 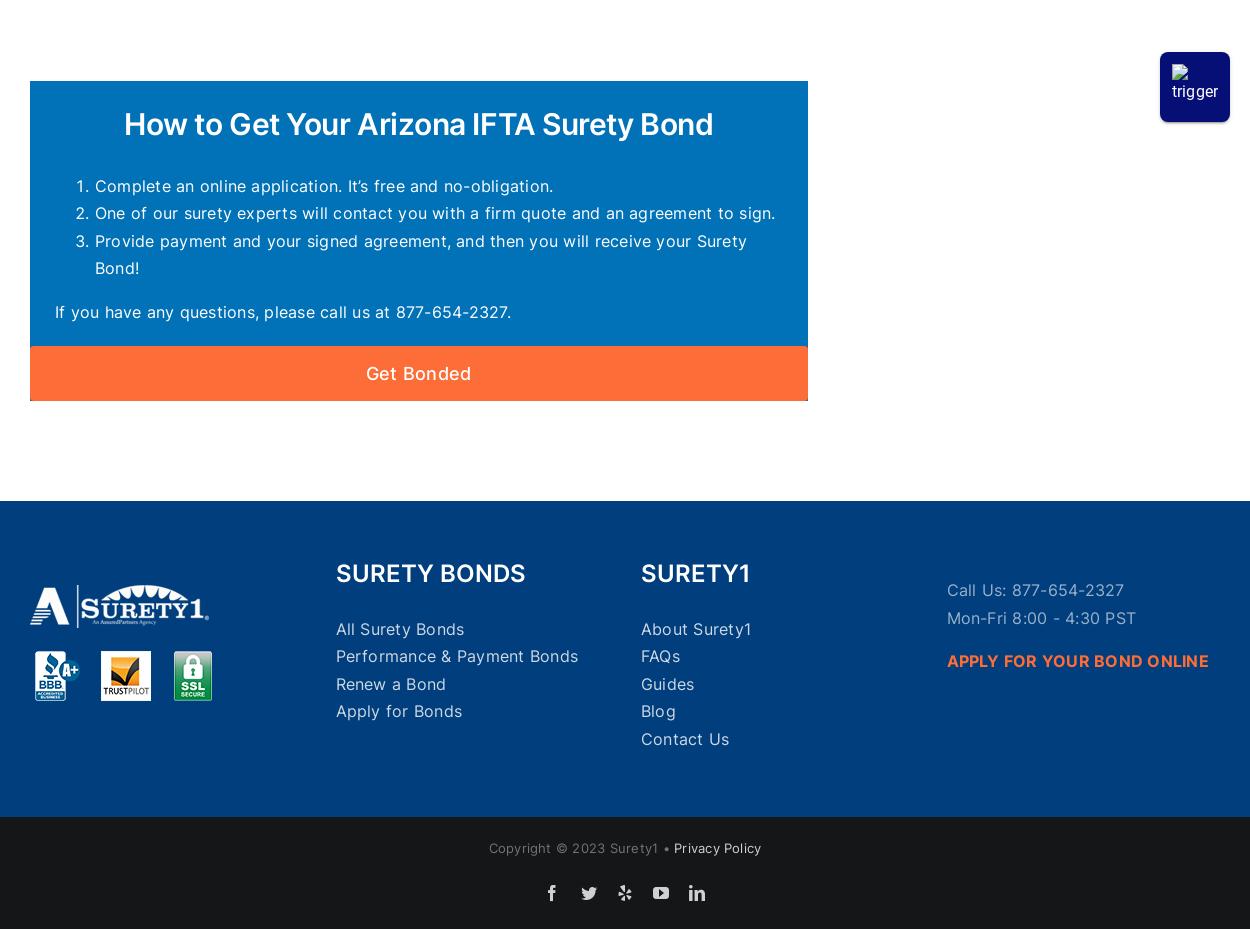 What do you see at coordinates (434, 212) in the screenshot?
I see `'One of our surety experts will contact you with a firm quote and an agreement to sign.'` at bounding box center [434, 212].